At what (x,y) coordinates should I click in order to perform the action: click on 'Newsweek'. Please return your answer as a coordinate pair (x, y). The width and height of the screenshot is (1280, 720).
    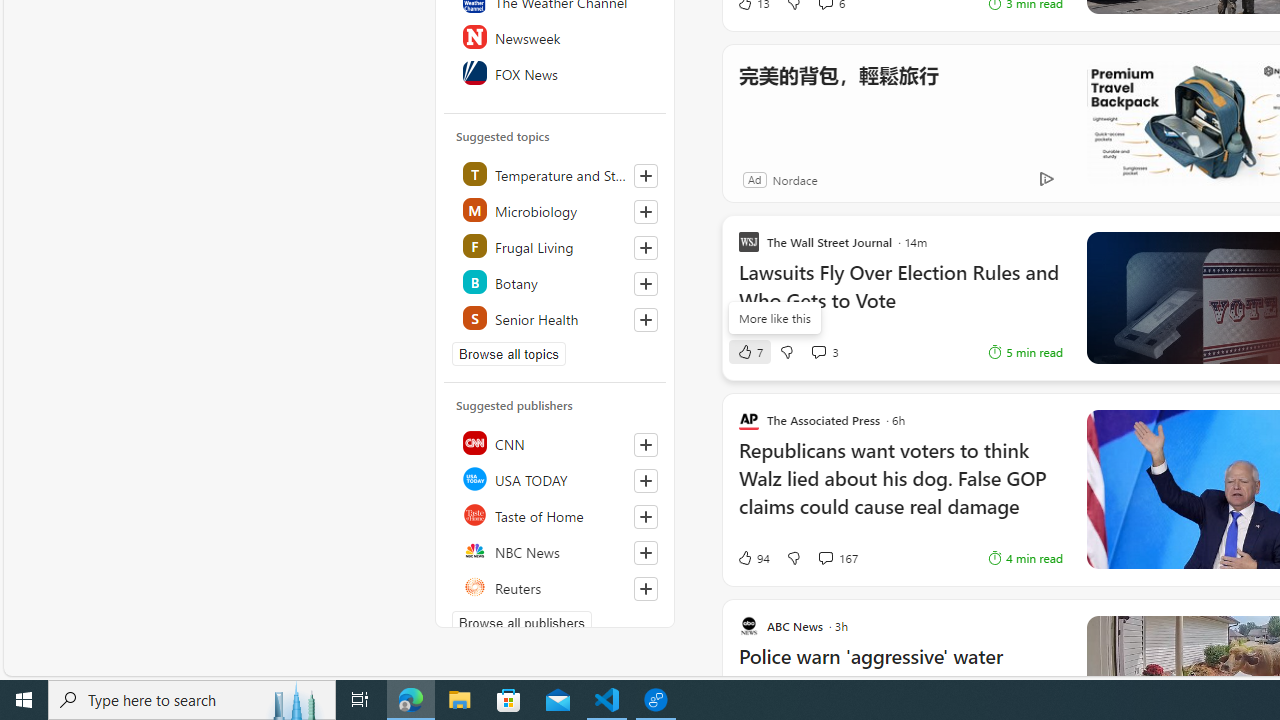
    Looking at the image, I should click on (556, 37).